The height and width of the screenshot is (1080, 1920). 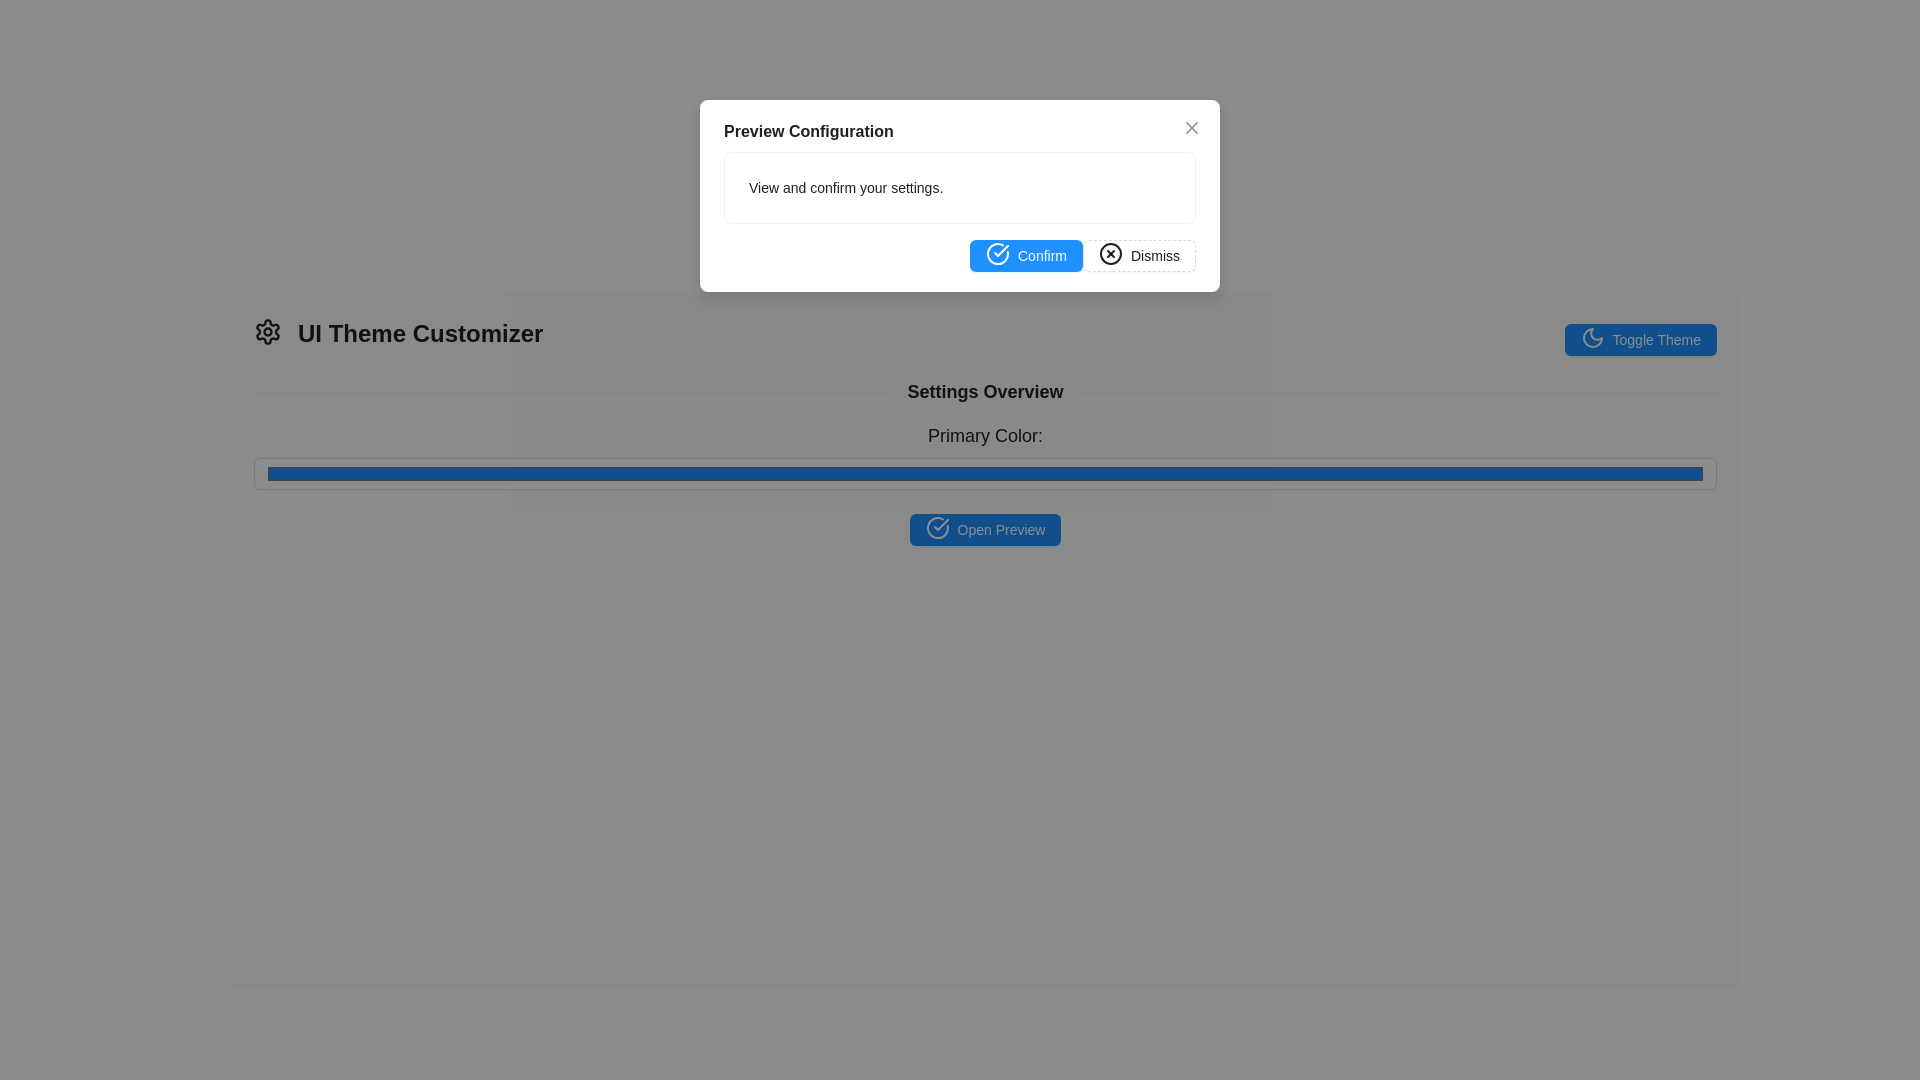 What do you see at coordinates (985, 474) in the screenshot?
I see `the horizontal color input field with blue value displayed, located below the label 'Primary Color:'` at bounding box center [985, 474].